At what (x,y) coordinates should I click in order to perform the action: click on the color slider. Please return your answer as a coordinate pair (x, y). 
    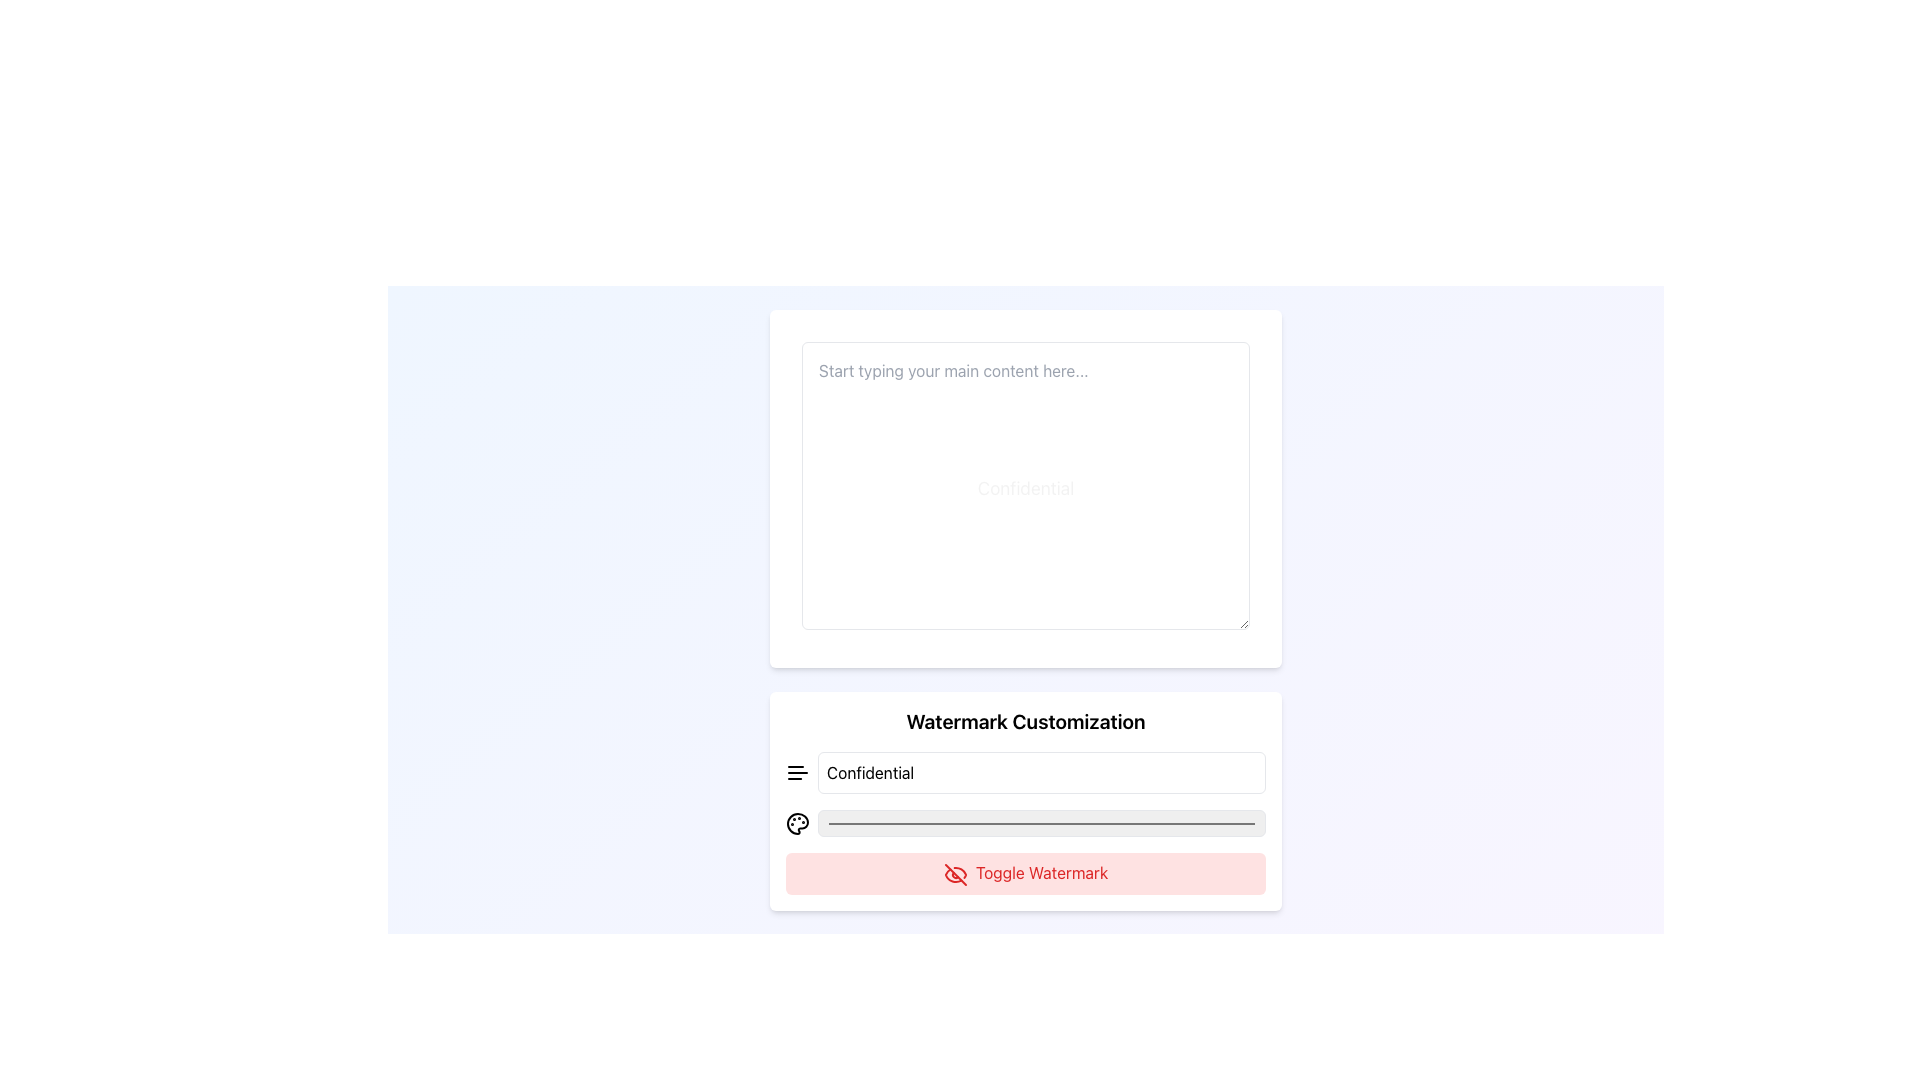
    Looking at the image, I should click on (911, 823).